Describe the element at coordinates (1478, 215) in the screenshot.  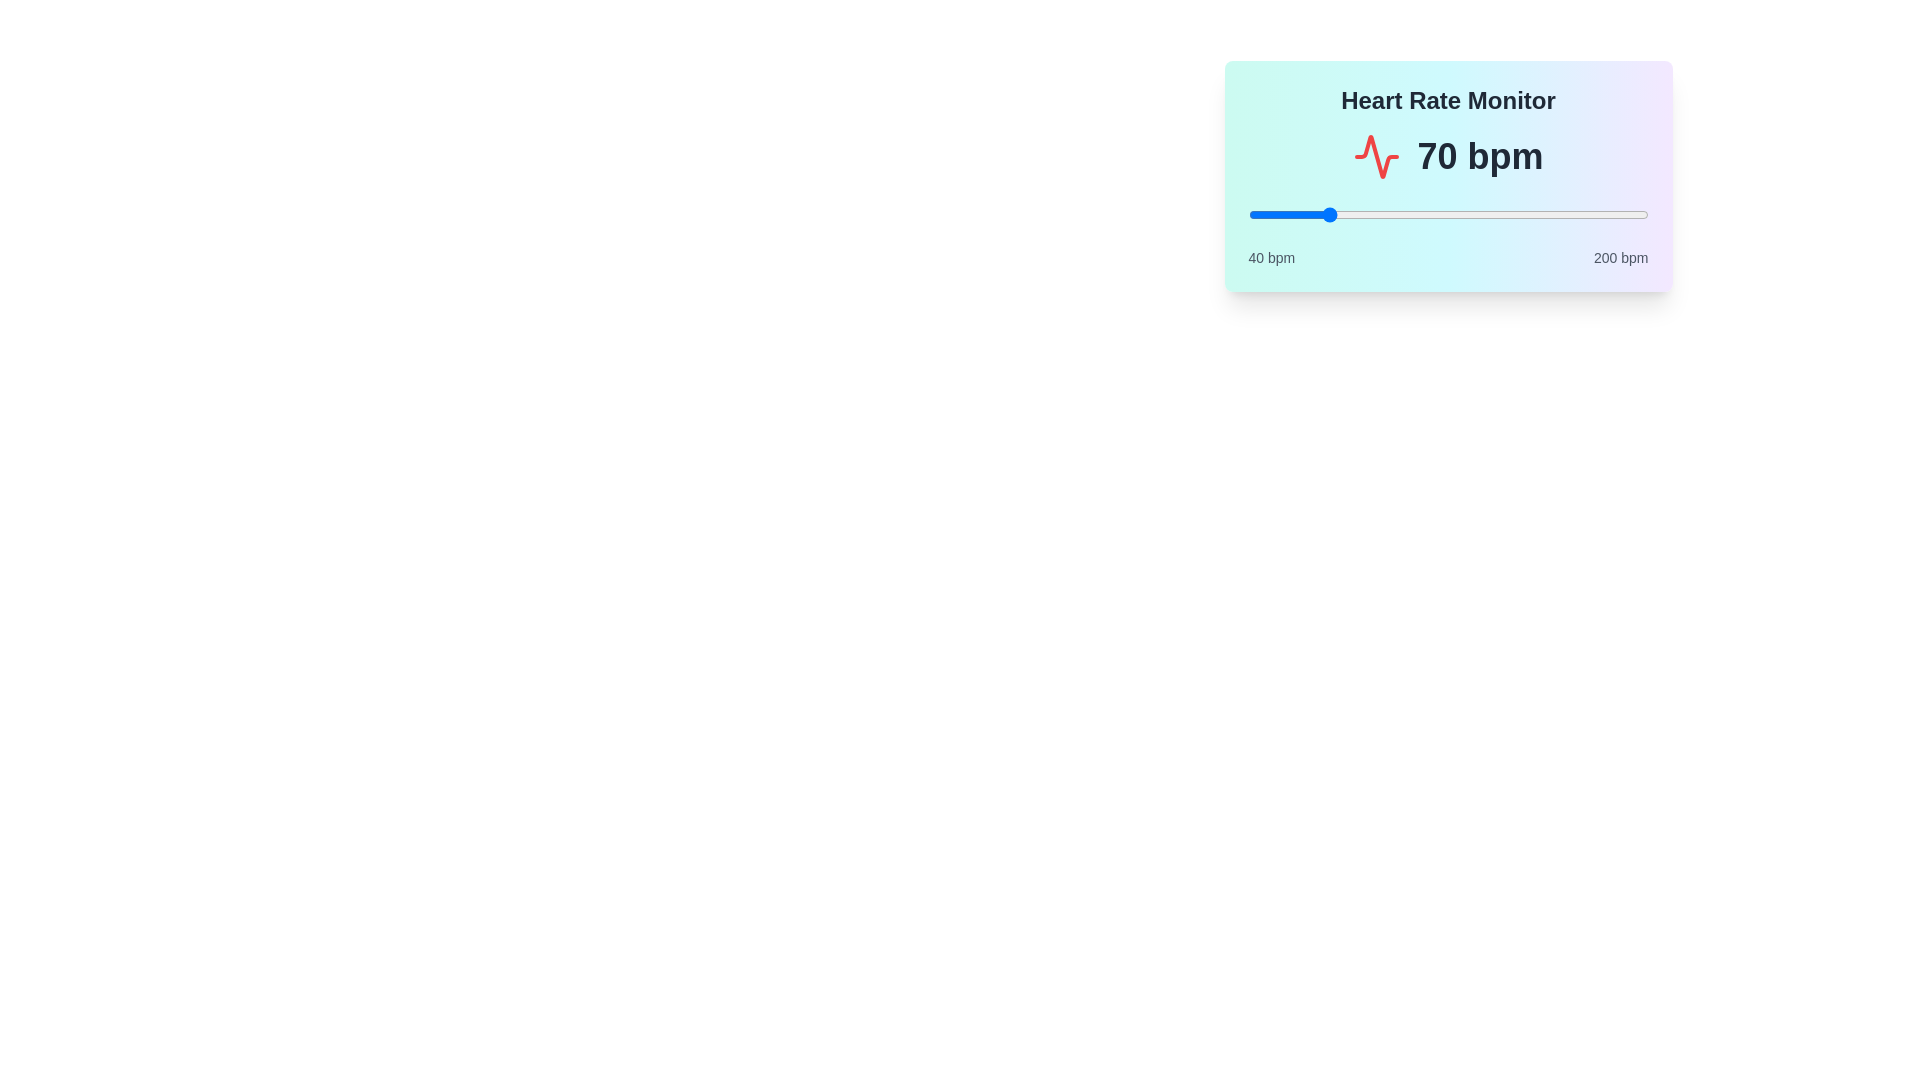
I see `the heart rate slider to 132 bpm` at that location.